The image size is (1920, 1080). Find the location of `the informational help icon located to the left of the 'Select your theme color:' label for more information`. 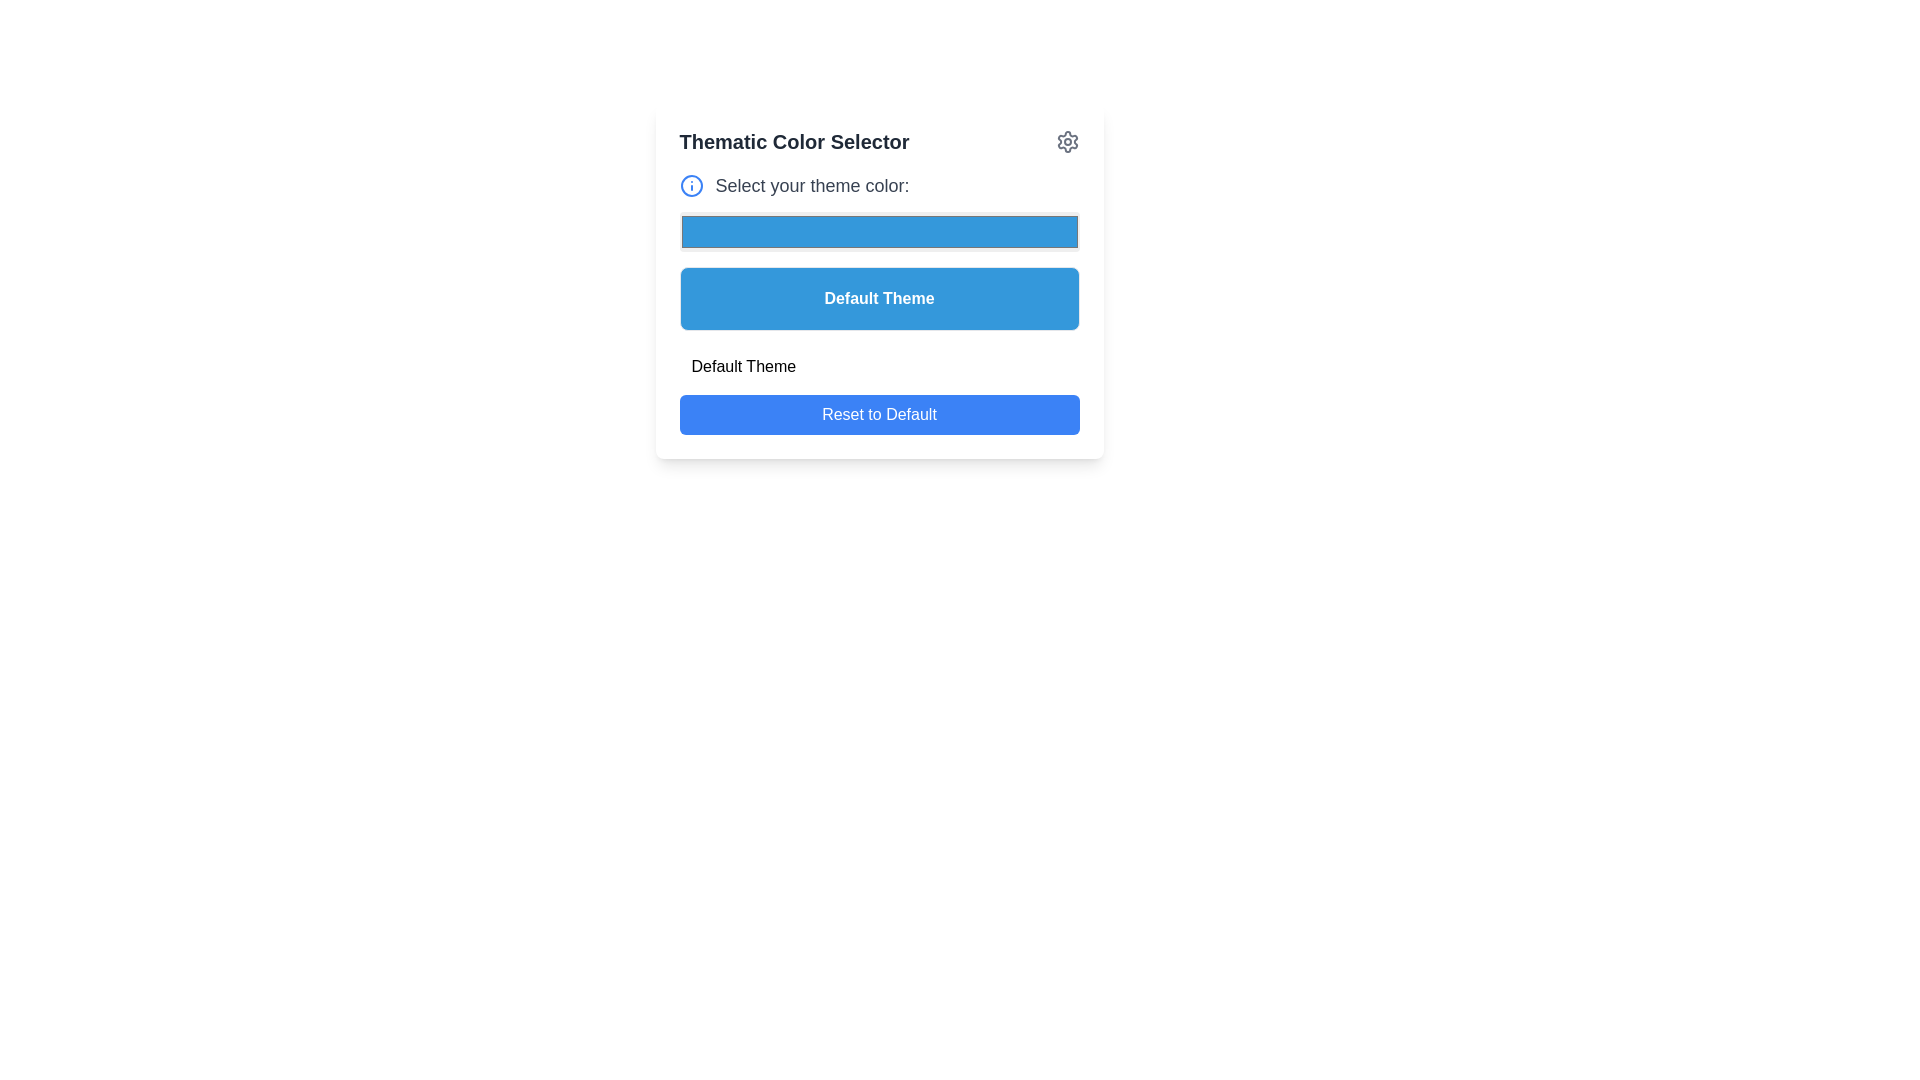

the informational help icon located to the left of the 'Select your theme color:' label for more information is located at coordinates (691, 185).